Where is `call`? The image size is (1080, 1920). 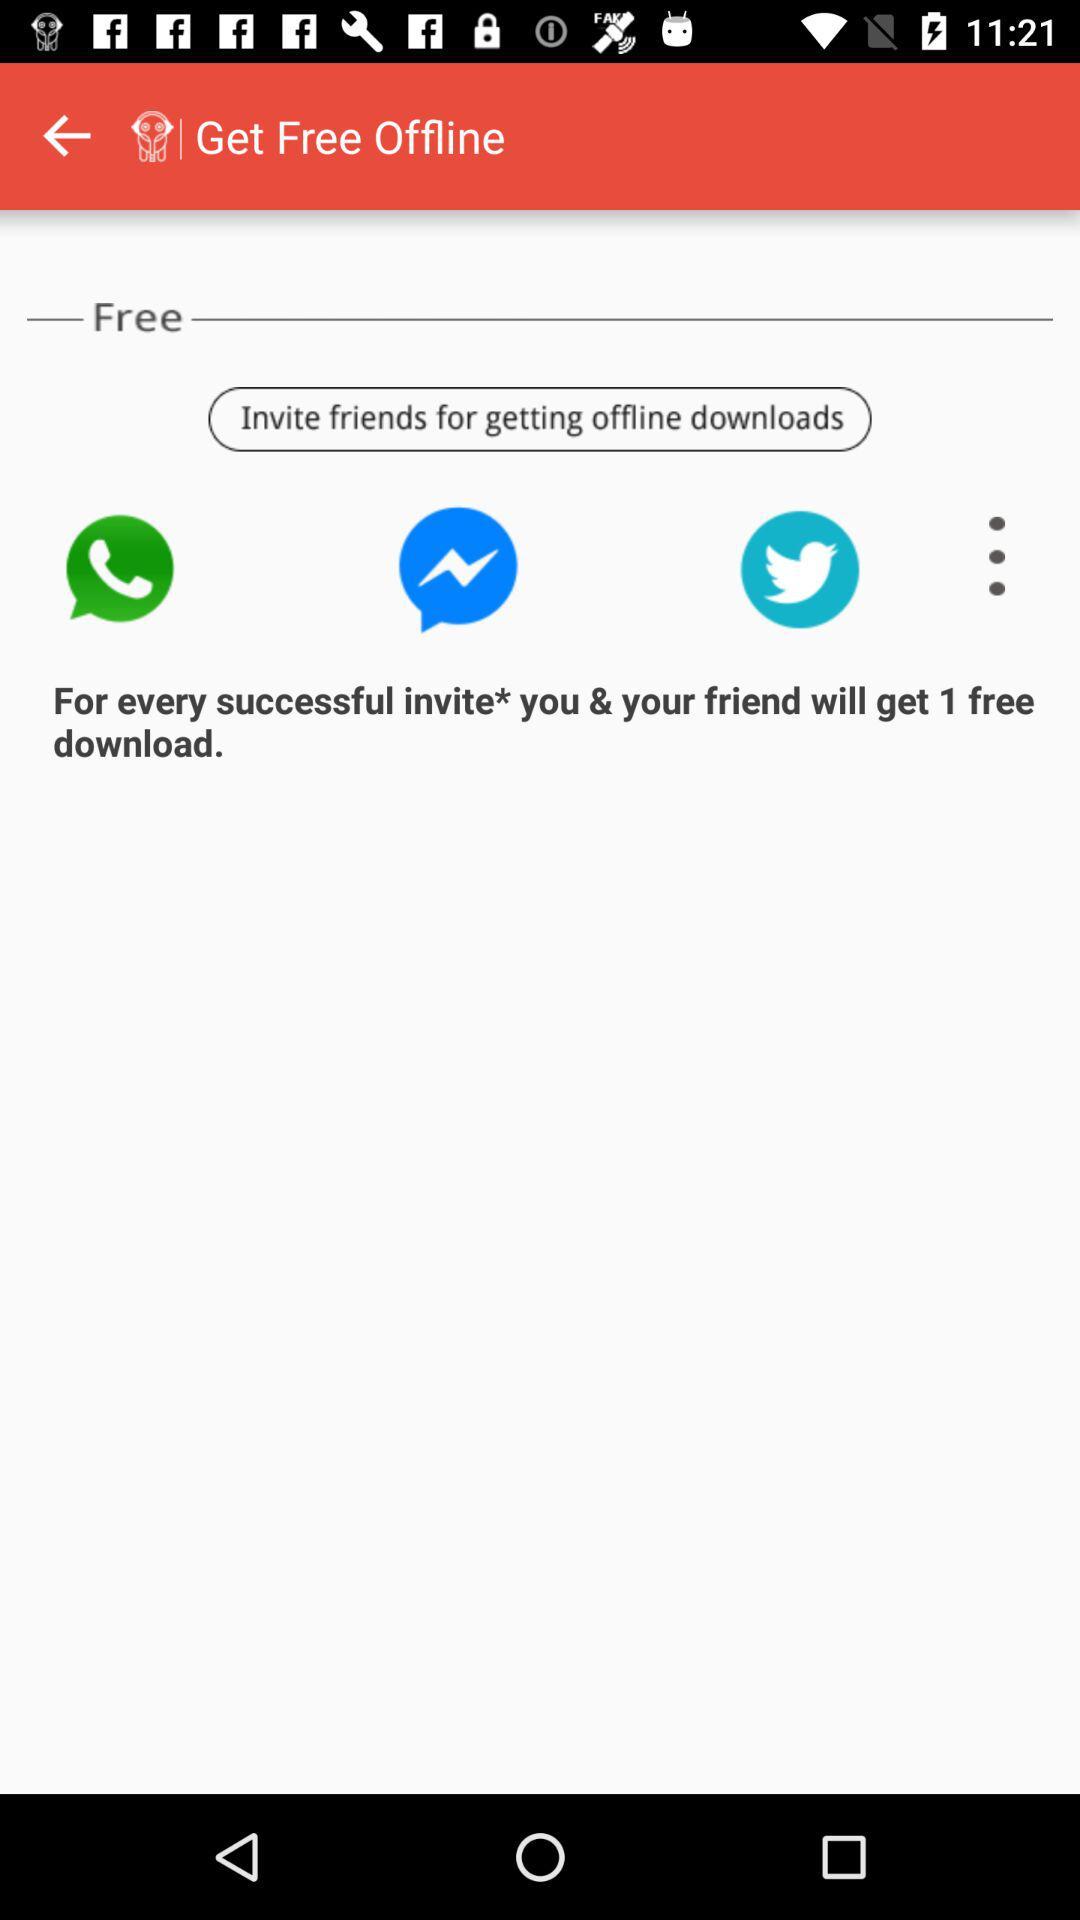 call is located at coordinates (118, 568).